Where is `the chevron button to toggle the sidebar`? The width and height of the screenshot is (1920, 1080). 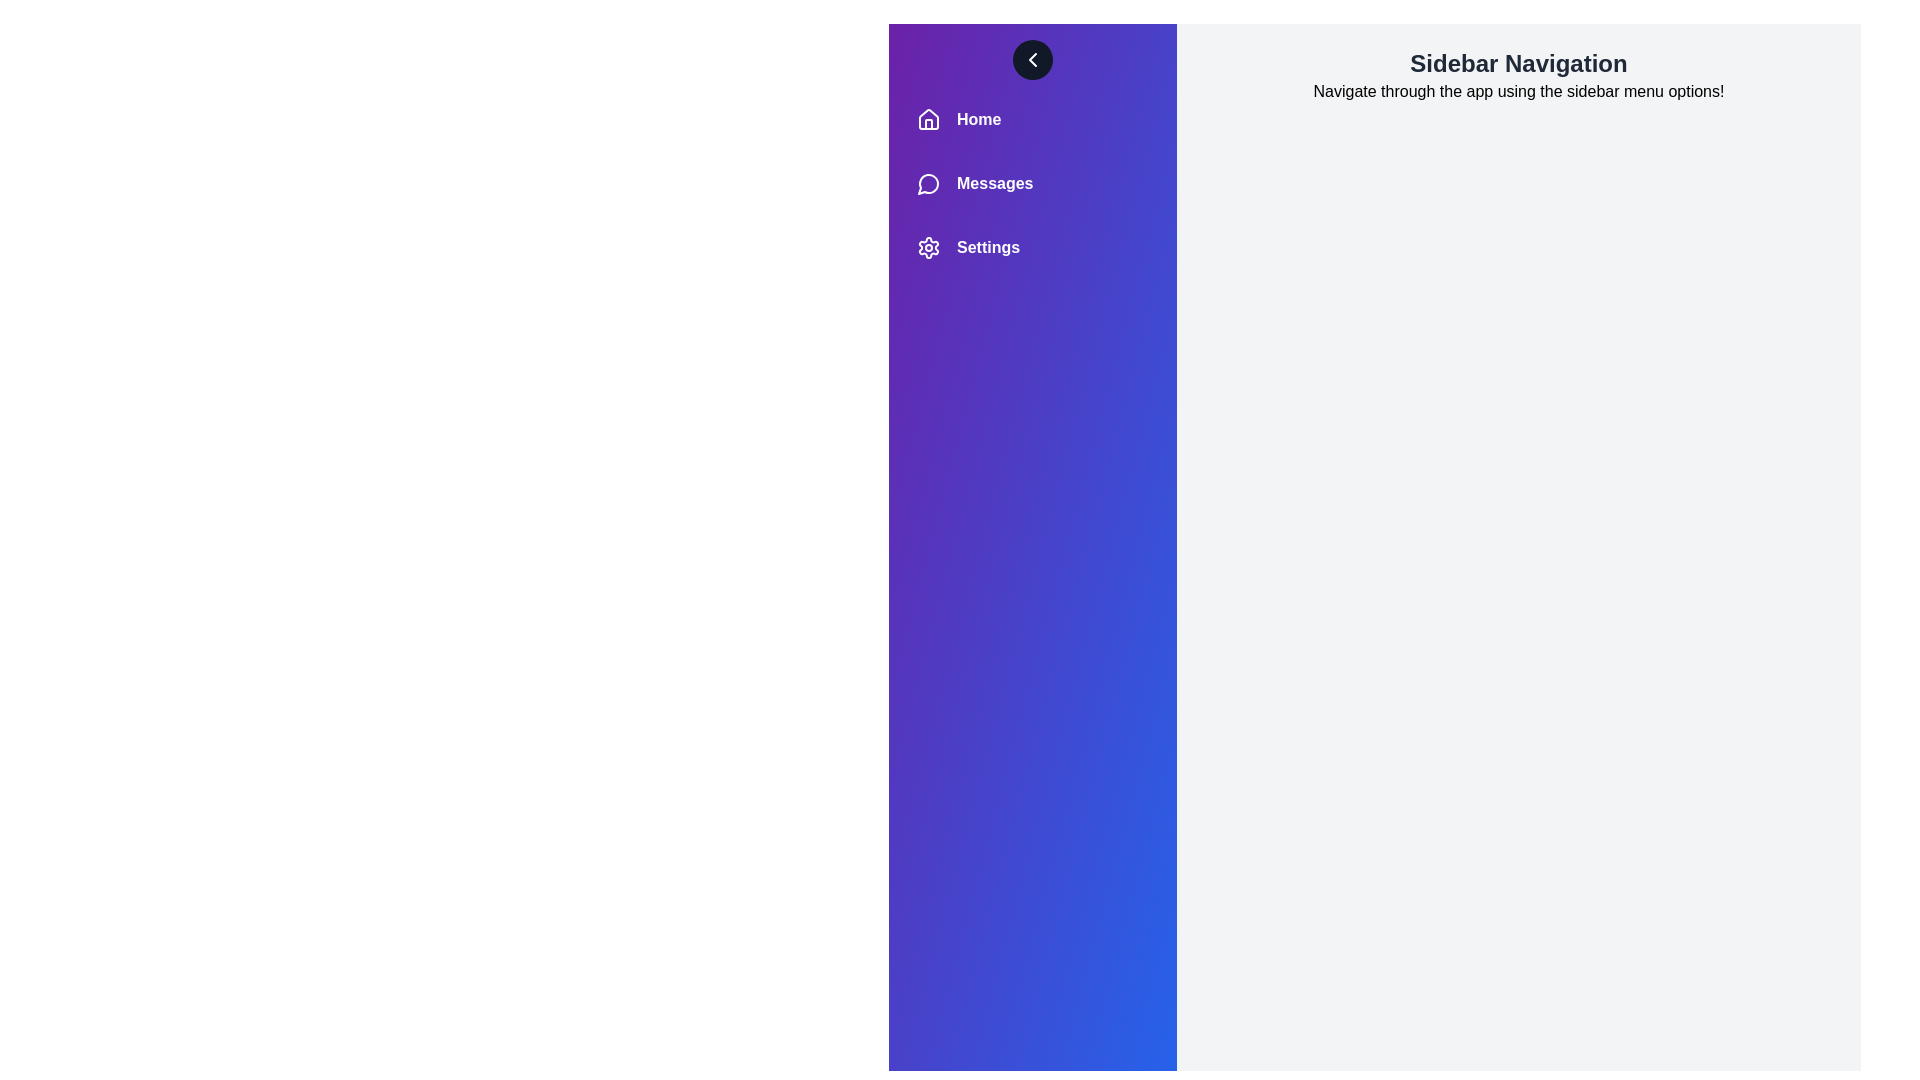 the chevron button to toggle the sidebar is located at coordinates (1032, 59).